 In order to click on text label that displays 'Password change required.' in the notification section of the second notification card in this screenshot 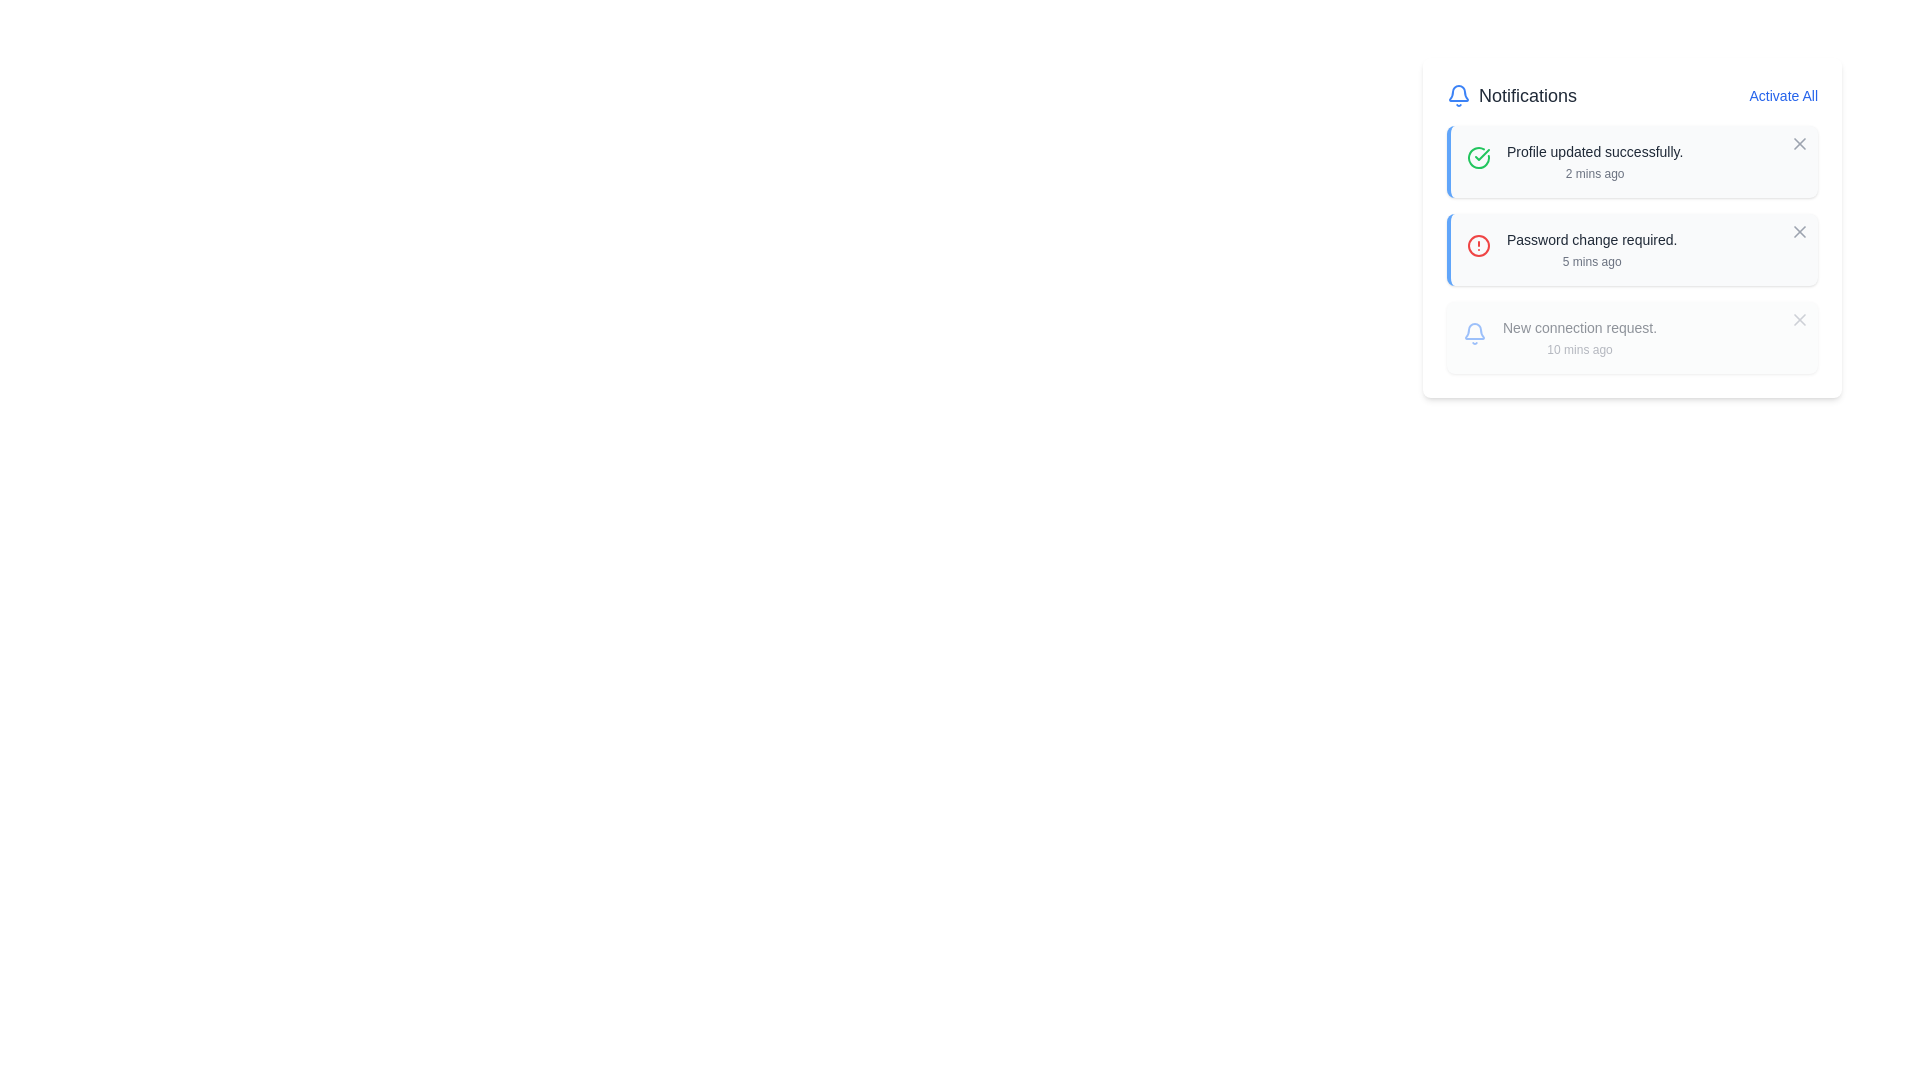, I will do `click(1591, 238)`.